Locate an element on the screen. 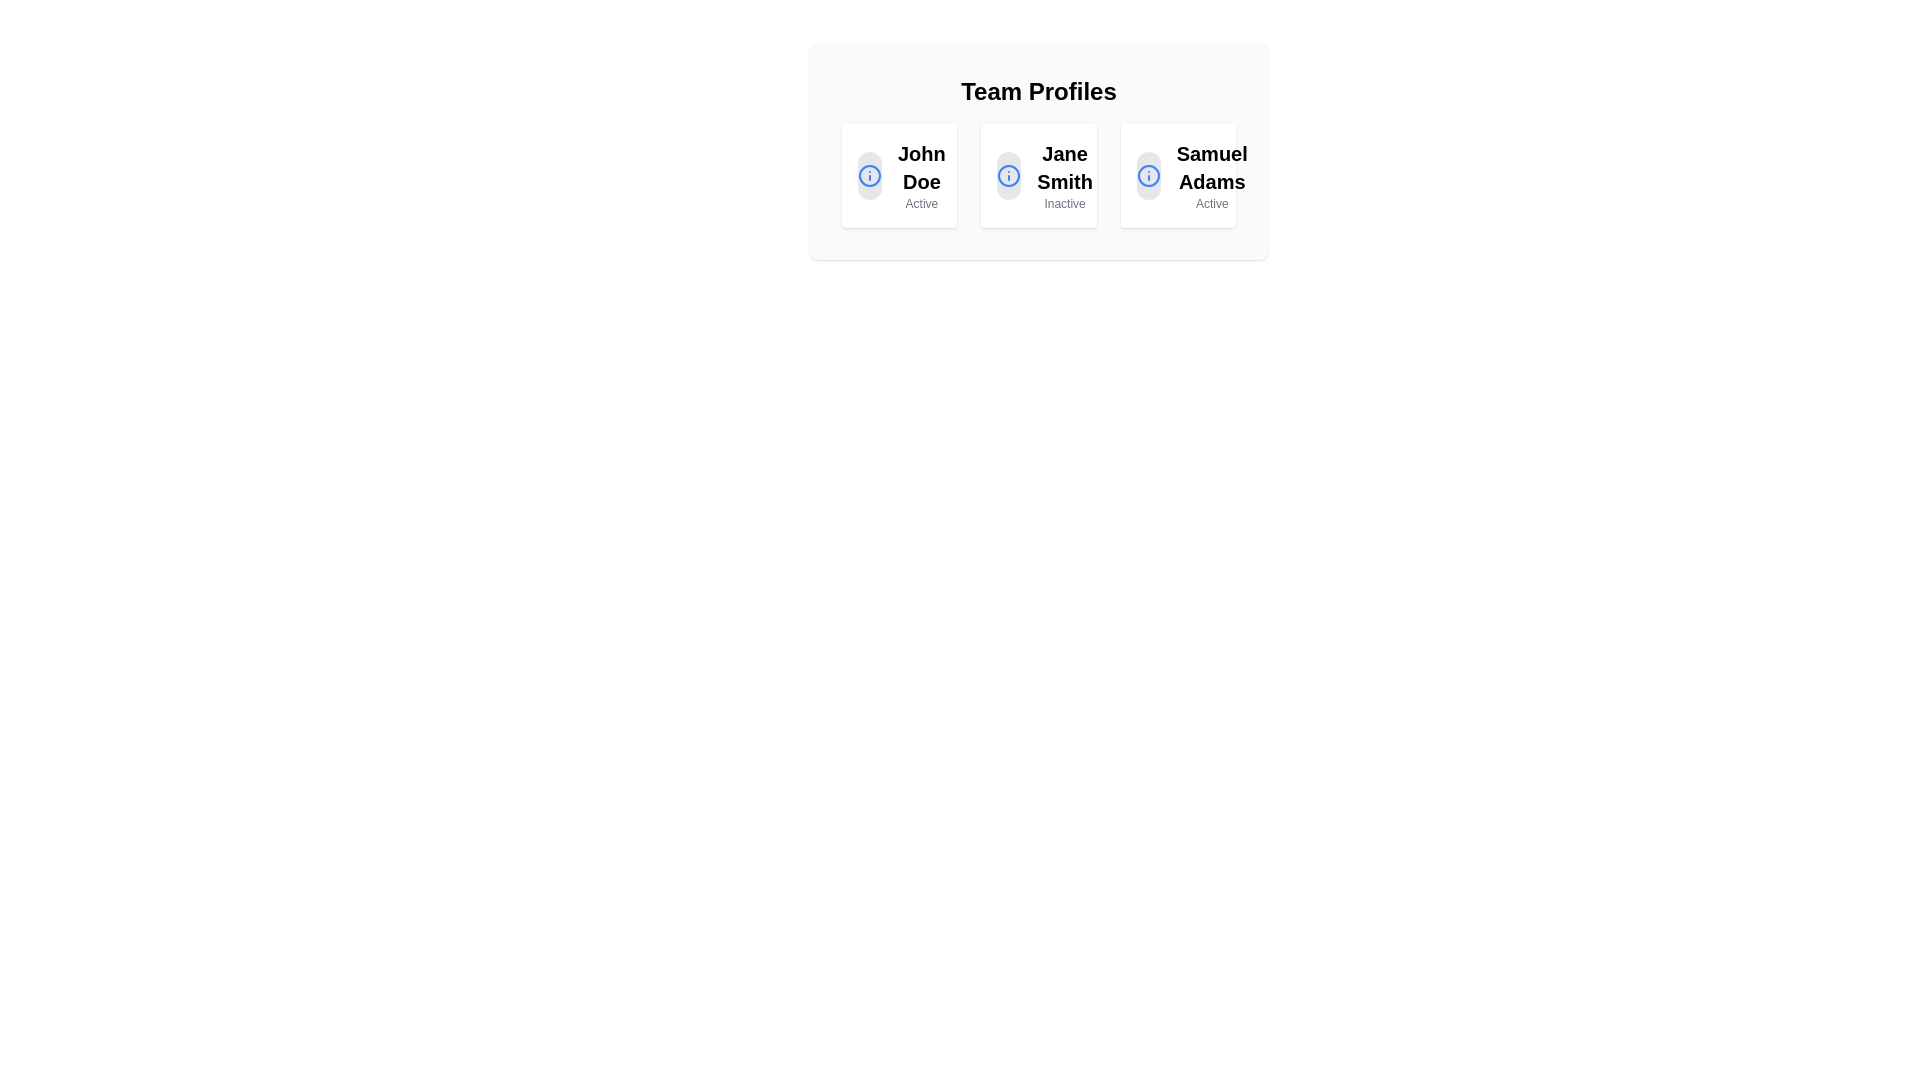 This screenshot has height=1080, width=1920. the Profile card for 'Jane Smith', which is the middle card is located at coordinates (1038, 175).